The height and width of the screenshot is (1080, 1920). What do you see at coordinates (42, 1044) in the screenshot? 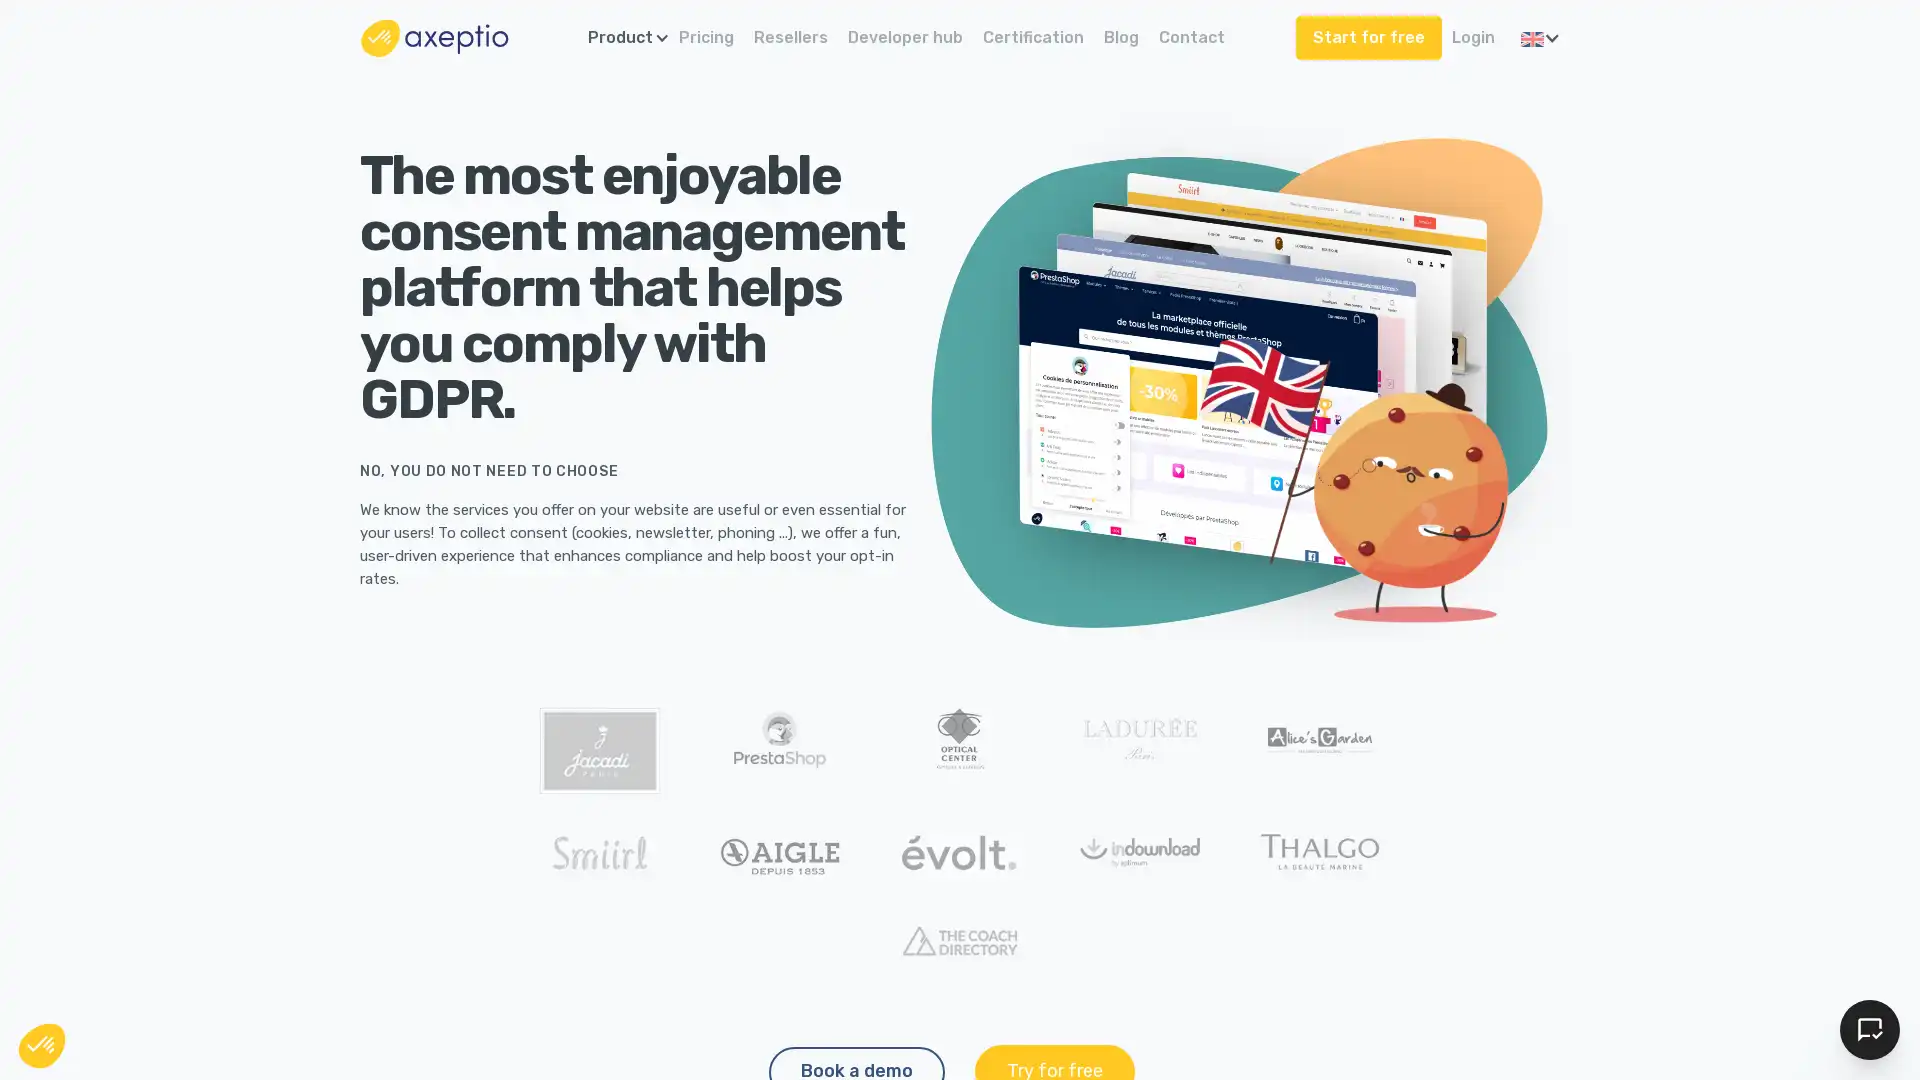
I see `Close` at bounding box center [42, 1044].